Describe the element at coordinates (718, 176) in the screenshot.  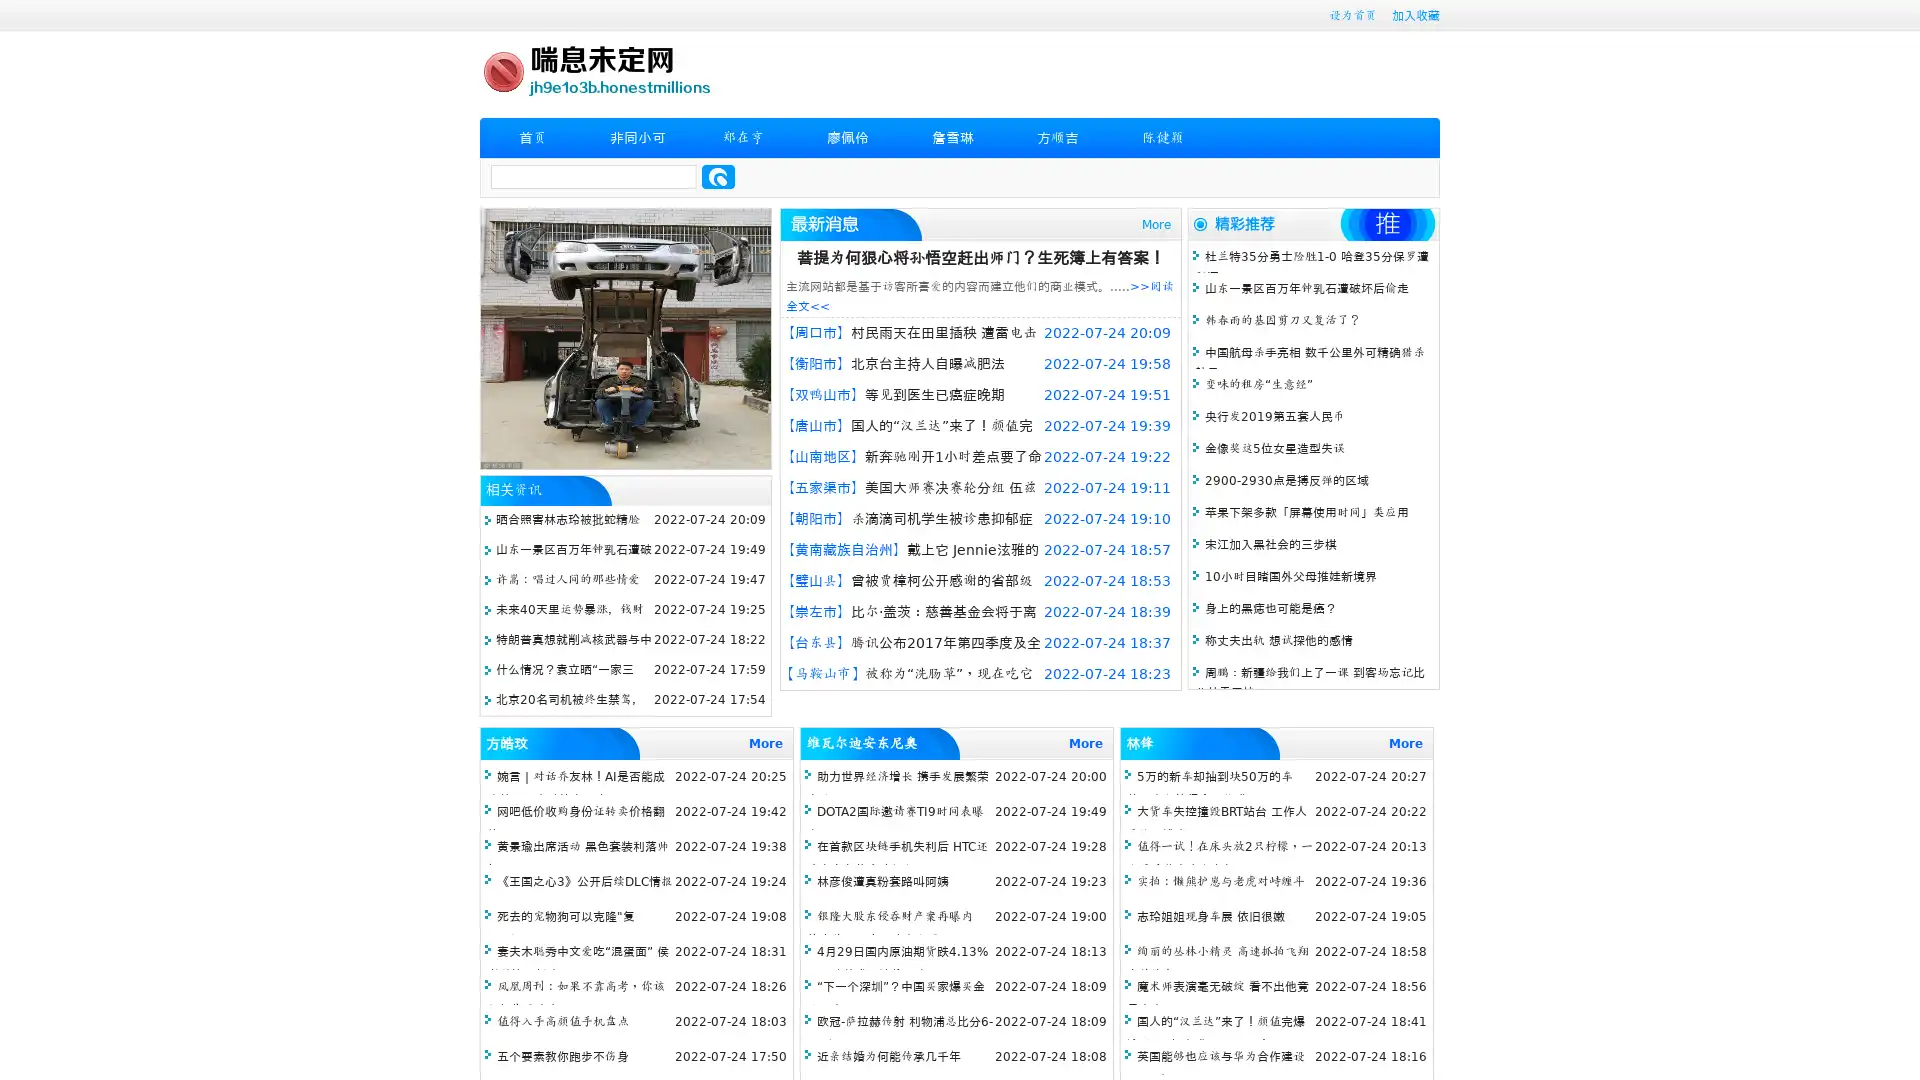
I see `Search` at that location.